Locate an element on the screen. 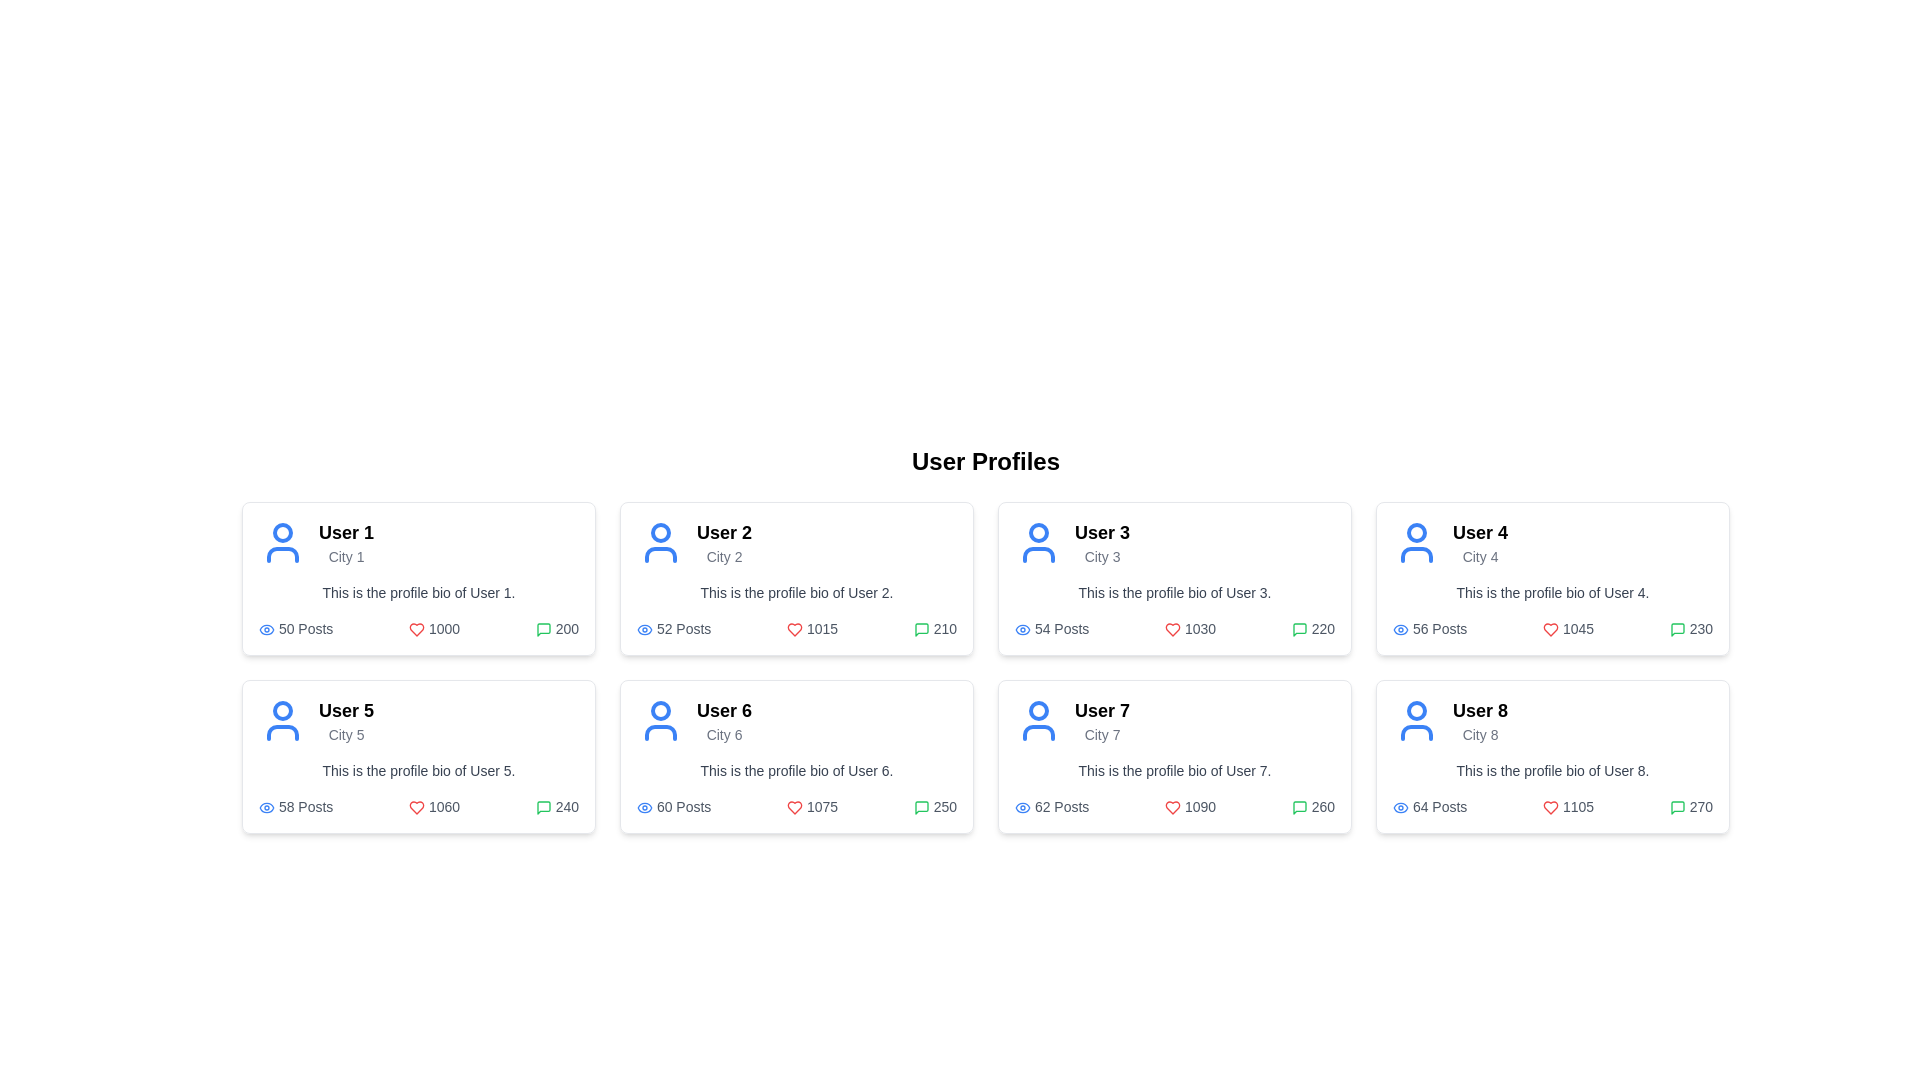 This screenshot has width=1920, height=1080. text label that serves as the primary title for the profile card of 'User 3', located above 'City 3' in the upper-left section of the profile card is located at coordinates (1101, 531).